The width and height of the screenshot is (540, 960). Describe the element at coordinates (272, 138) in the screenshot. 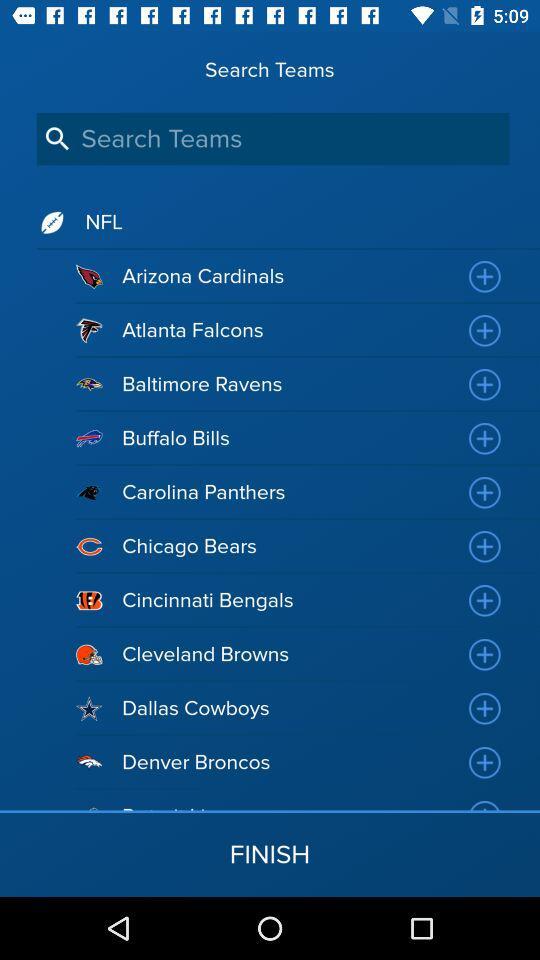

I see `search box` at that location.